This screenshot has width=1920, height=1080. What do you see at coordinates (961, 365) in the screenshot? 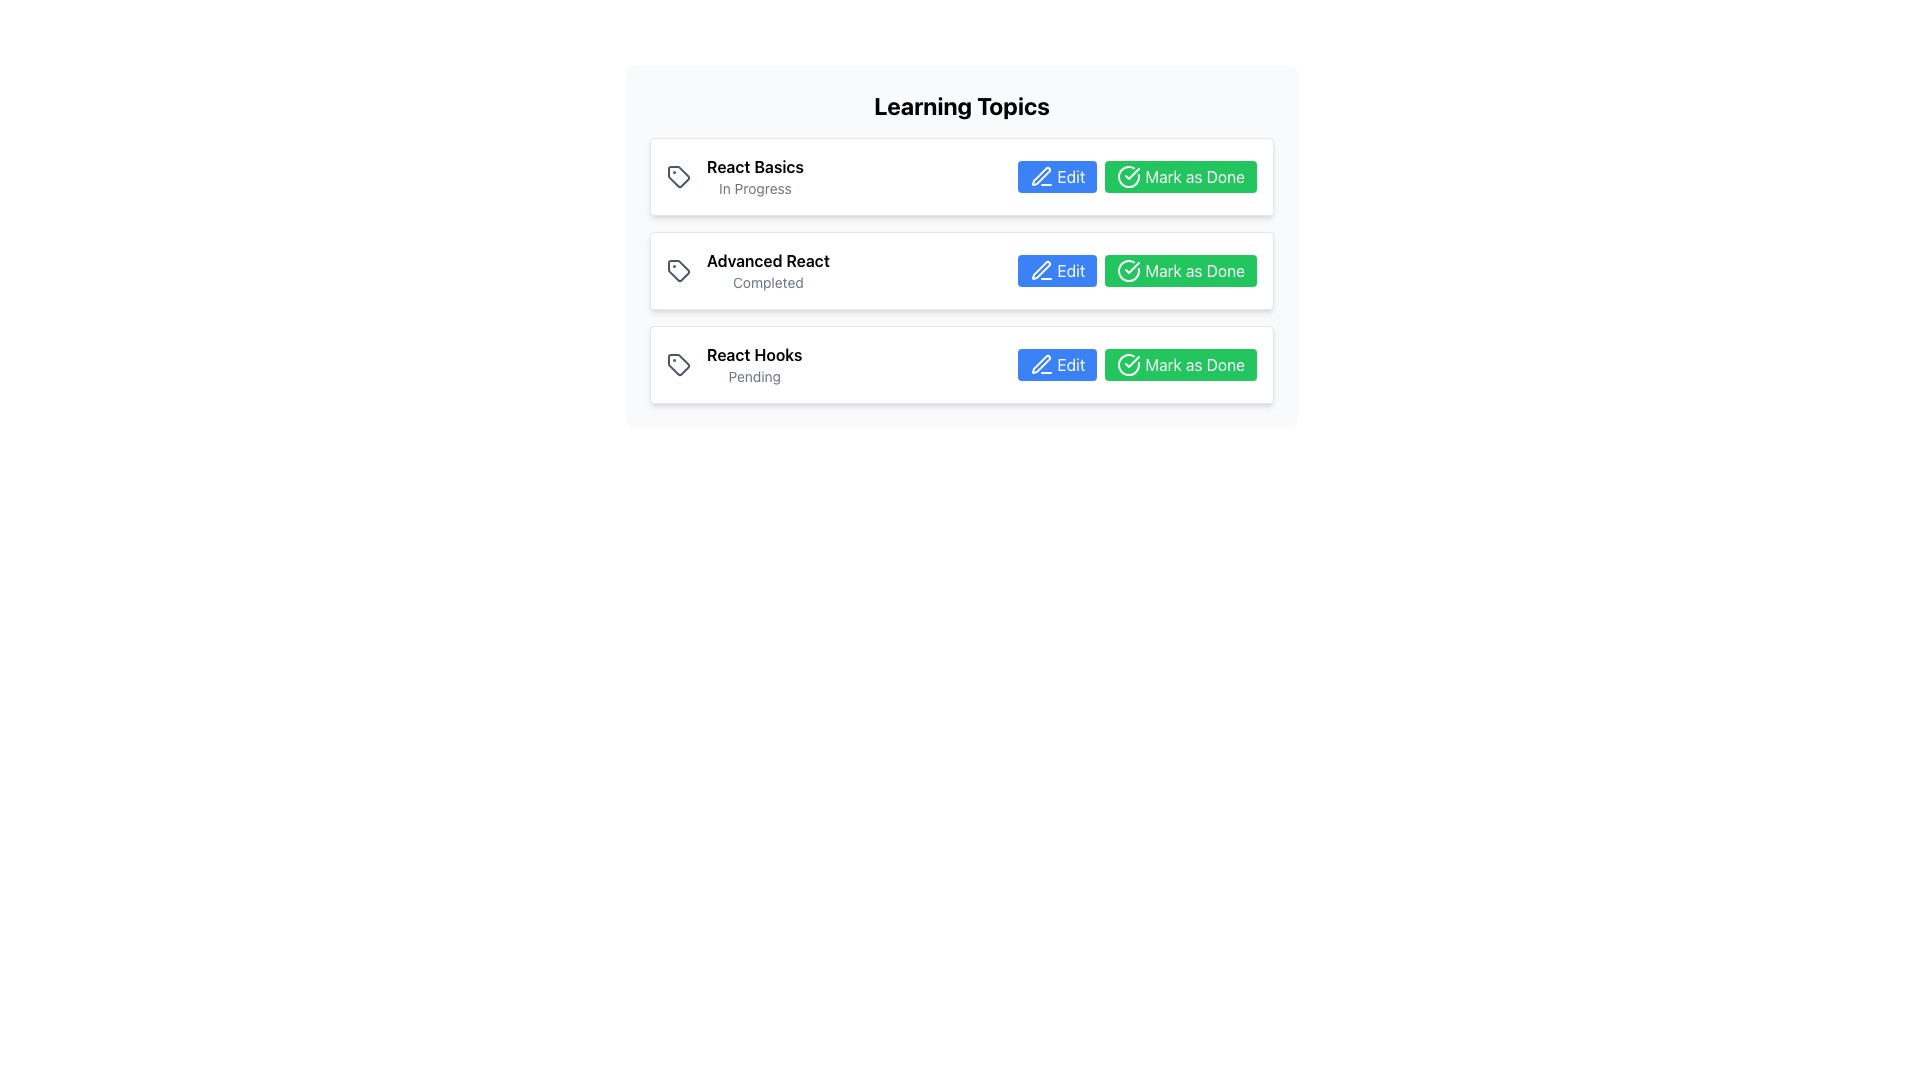
I see `the 'Mark as Done' button on the List Item element labeled 'React Hooks'` at bounding box center [961, 365].